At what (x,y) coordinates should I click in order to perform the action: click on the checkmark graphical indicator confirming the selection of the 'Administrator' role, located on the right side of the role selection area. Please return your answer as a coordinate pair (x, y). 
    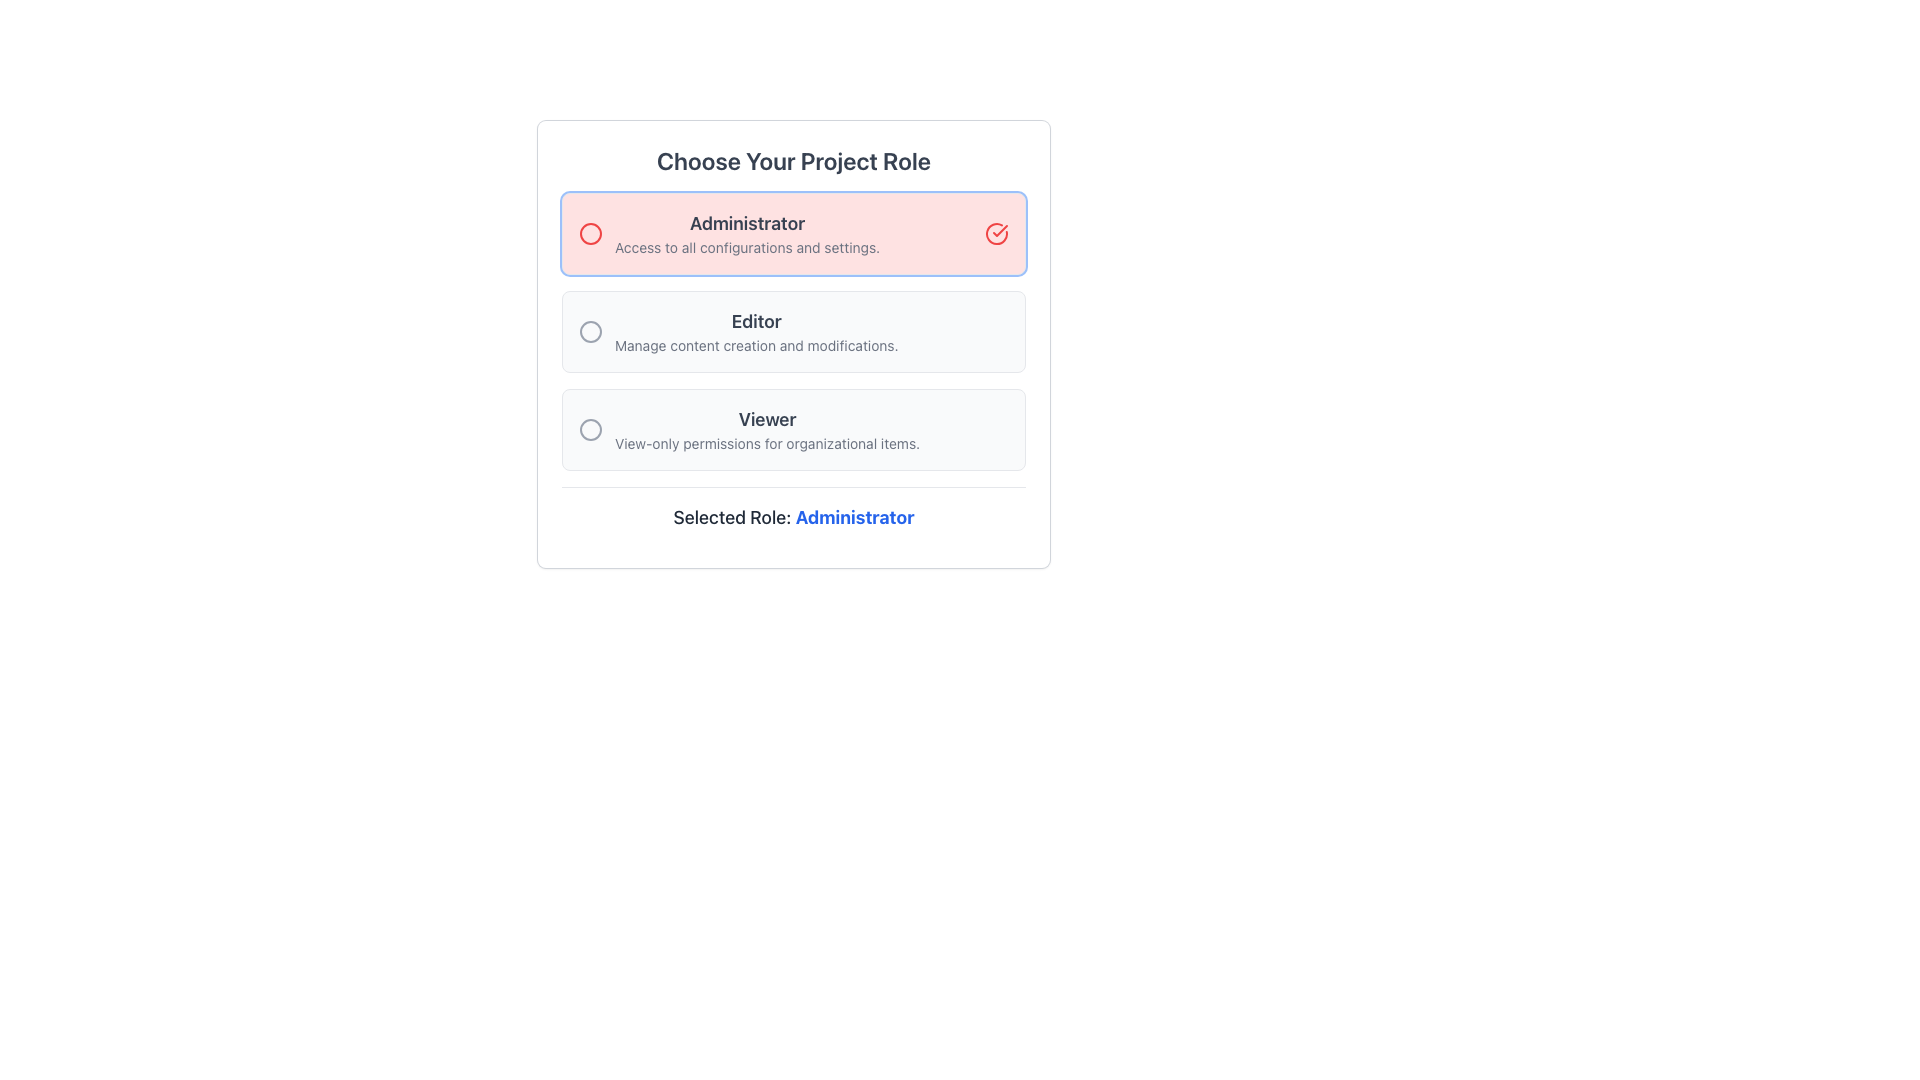
    Looking at the image, I should click on (1000, 230).